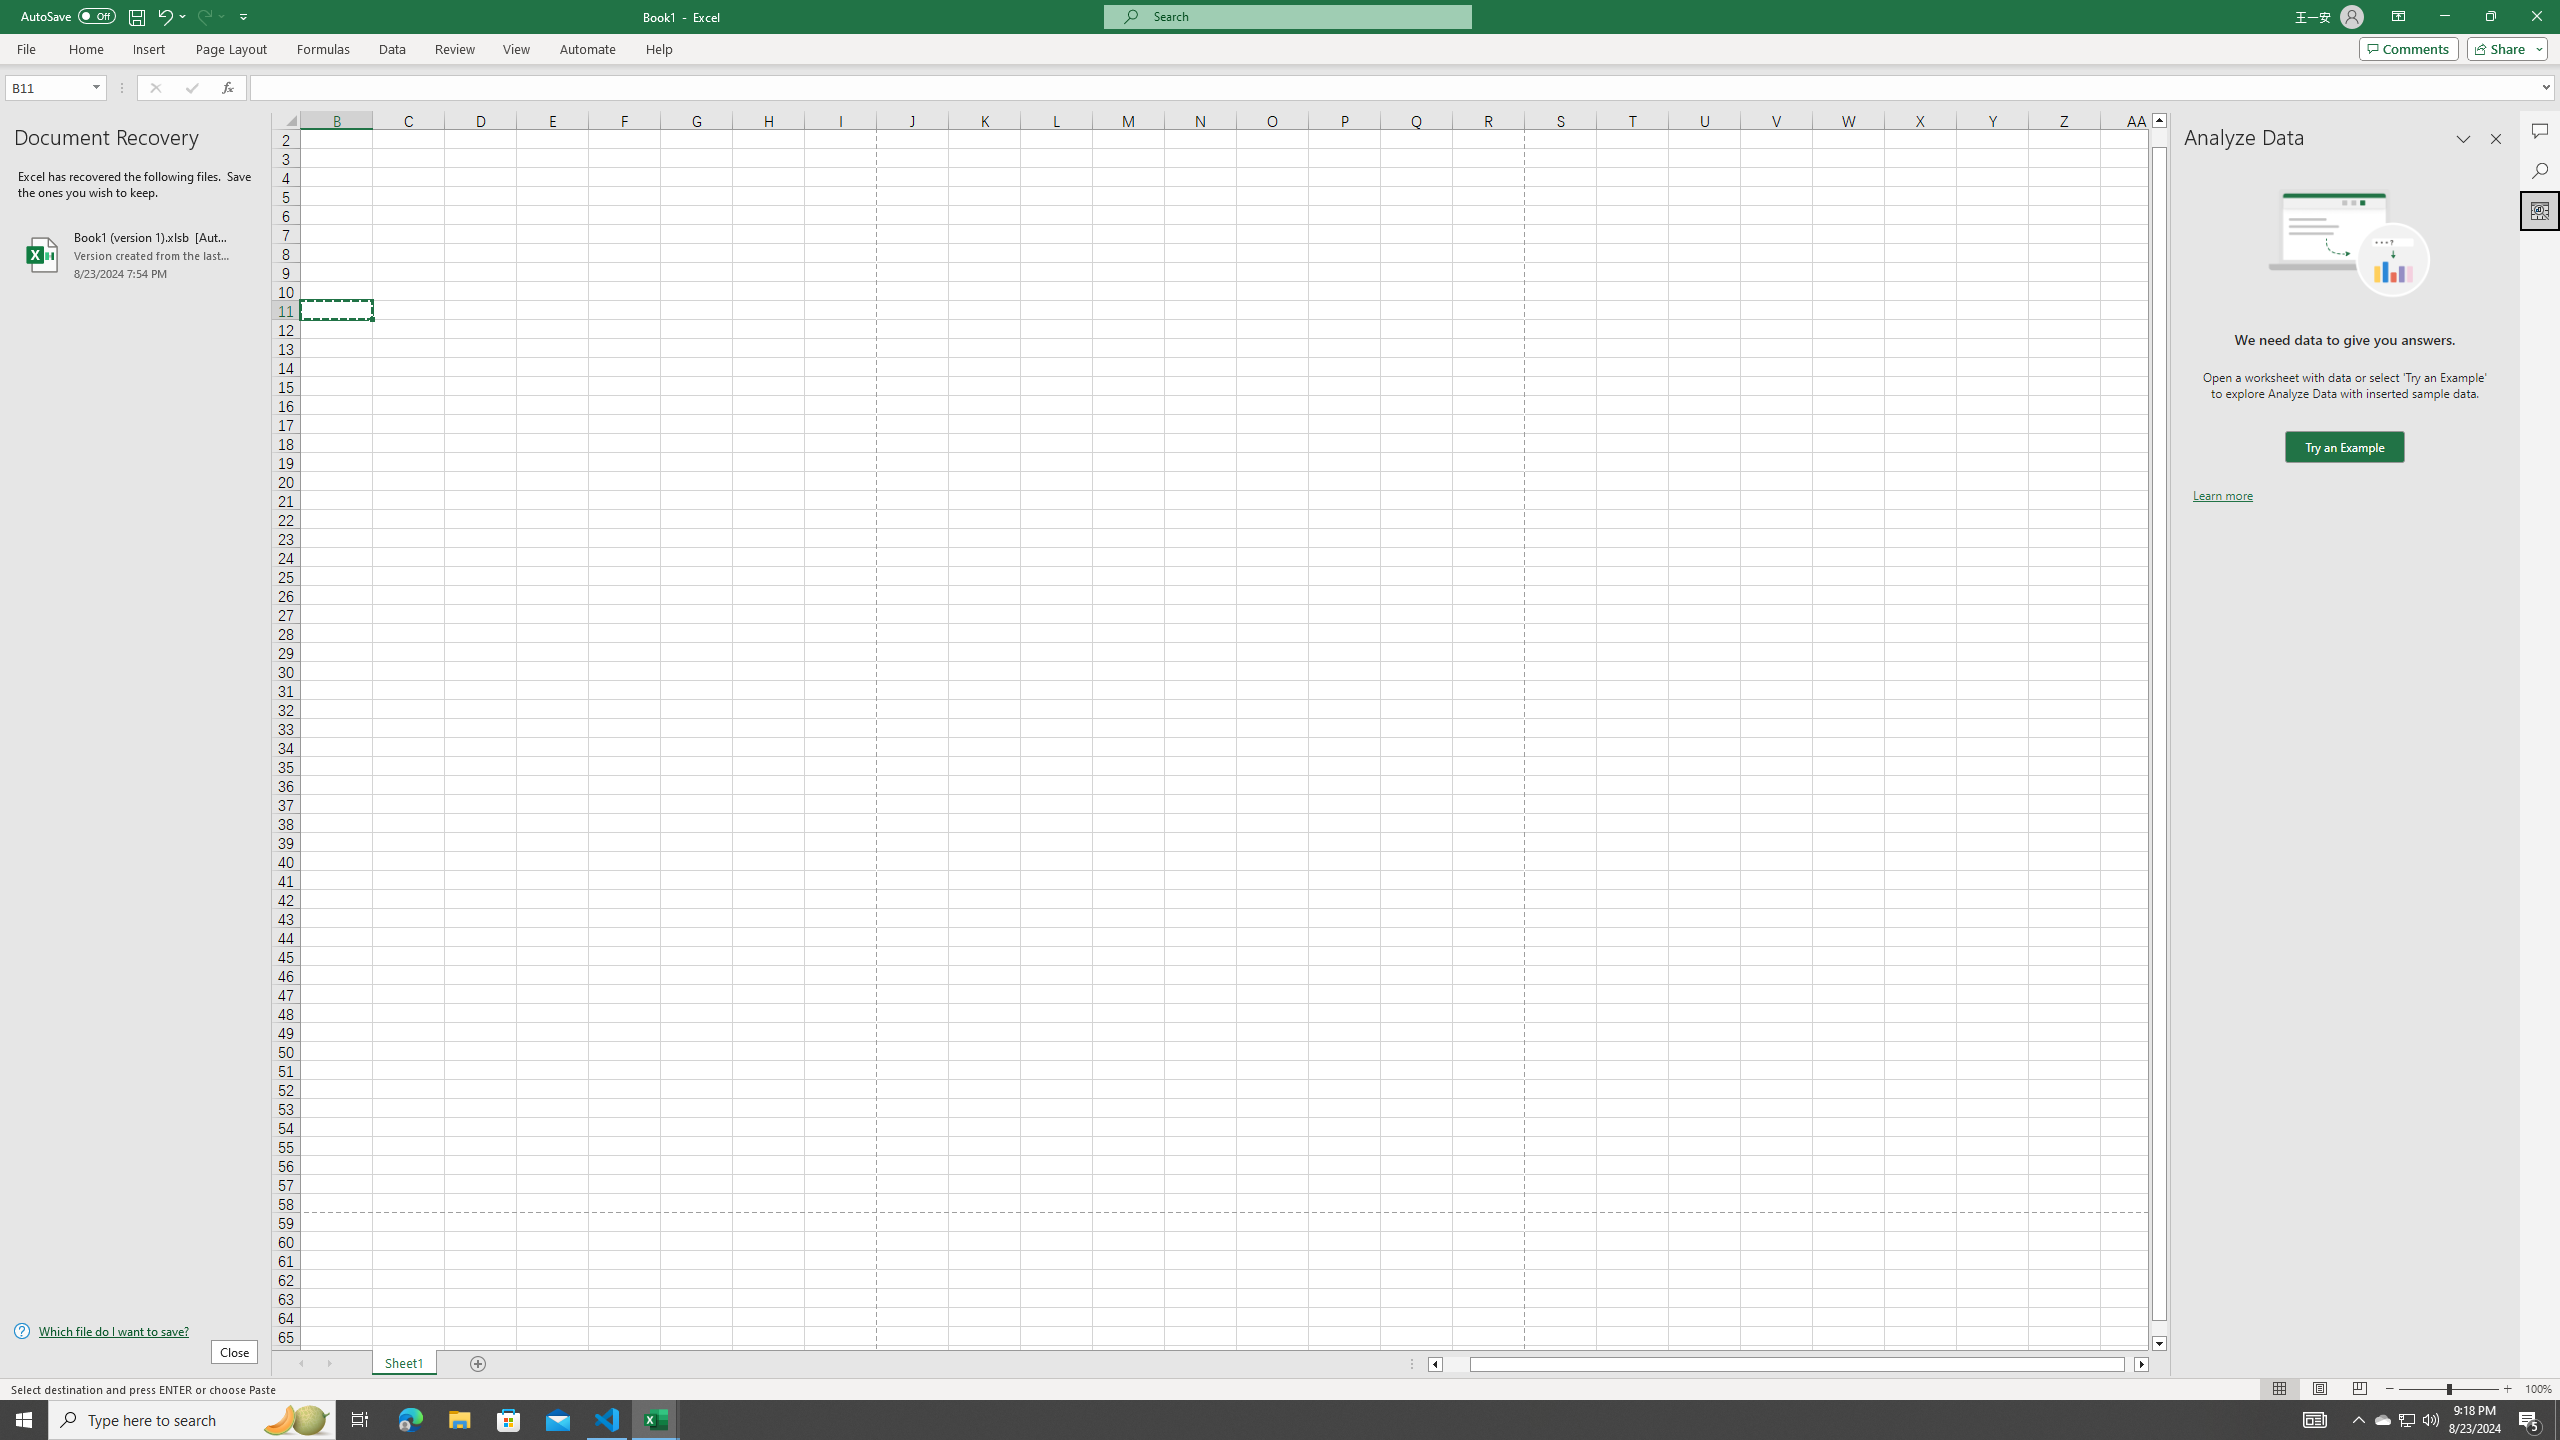  I want to click on 'Page left', so click(1455, 1363).